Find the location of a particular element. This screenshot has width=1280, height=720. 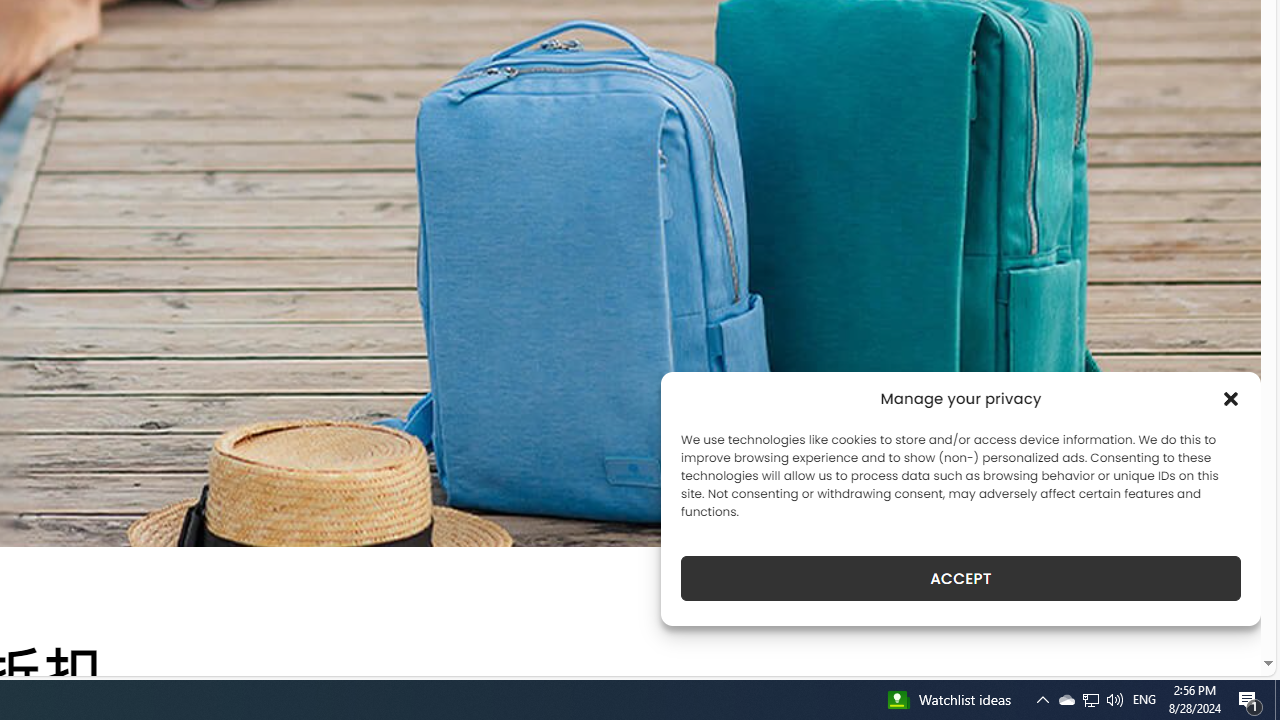

'ACCEPT' is located at coordinates (961, 578).